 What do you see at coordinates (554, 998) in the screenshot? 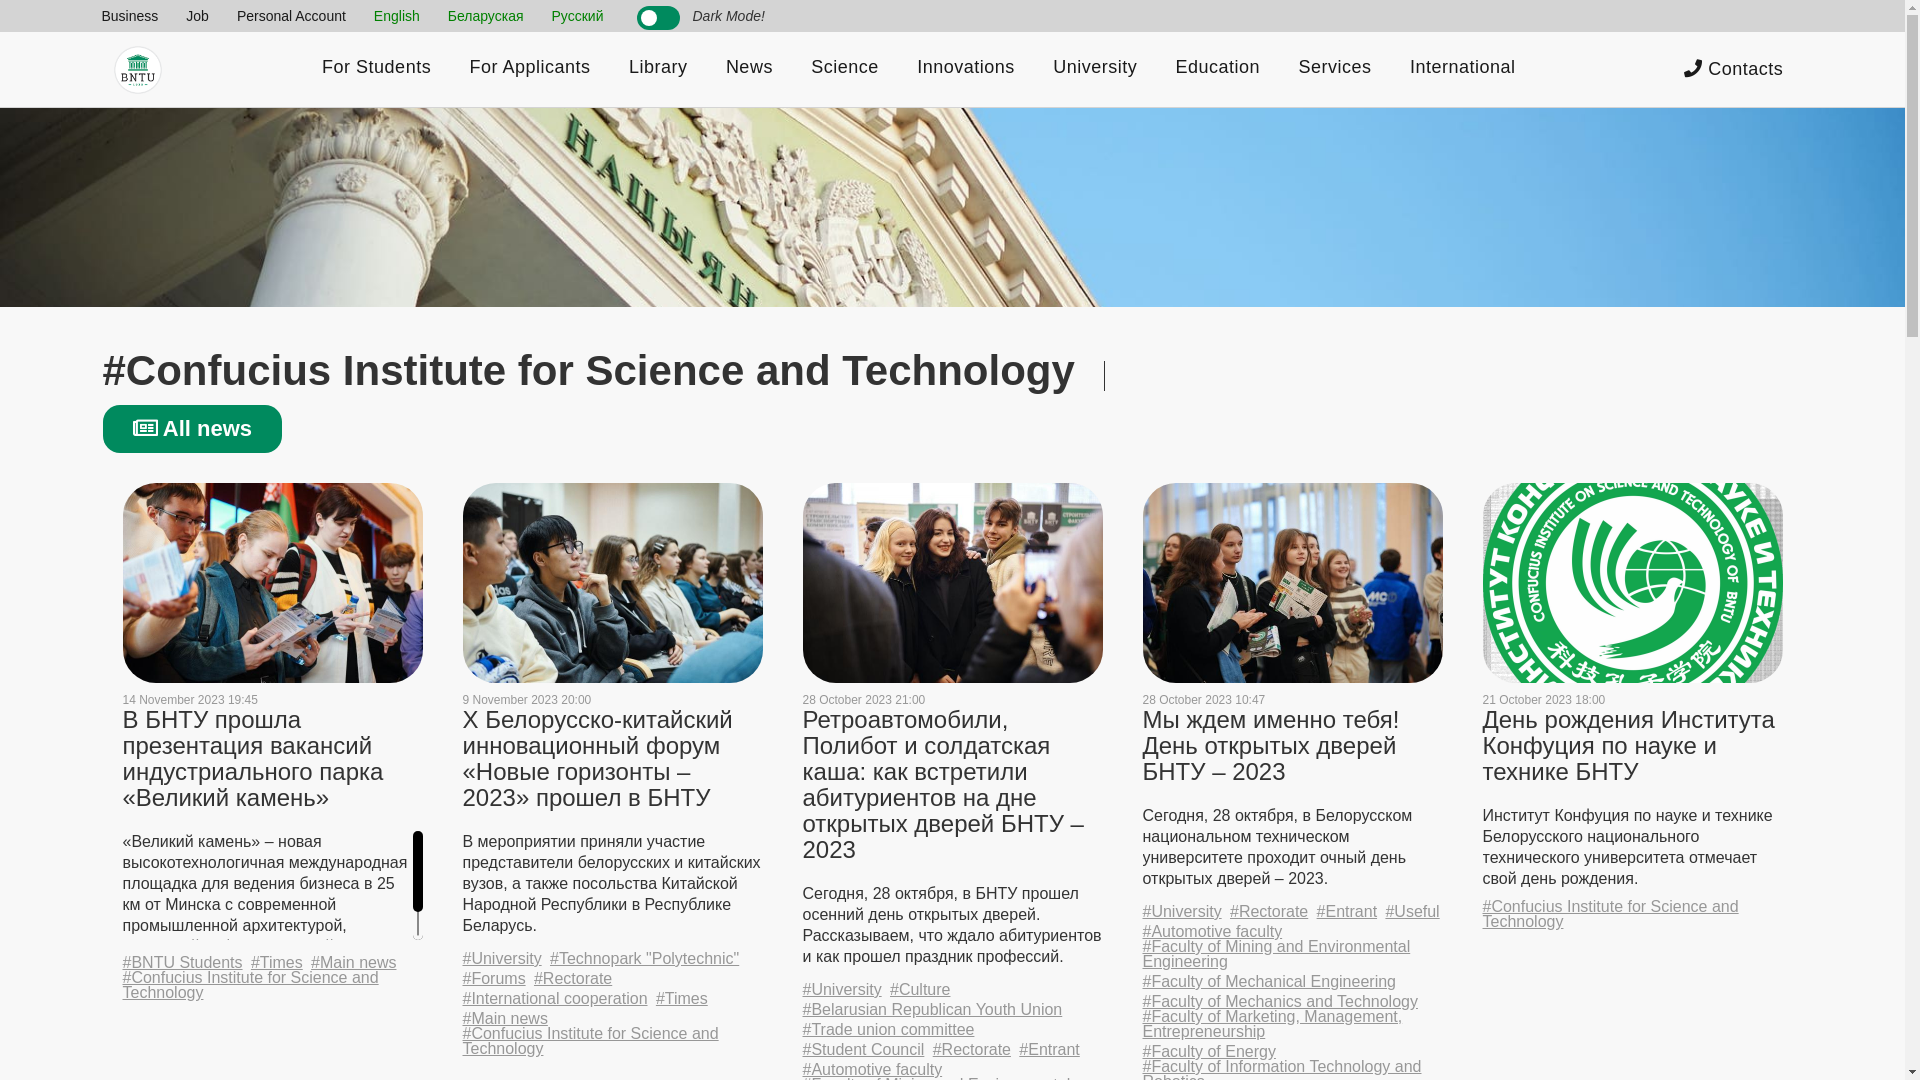
I see `'#International cooperation'` at bounding box center [554, 998].